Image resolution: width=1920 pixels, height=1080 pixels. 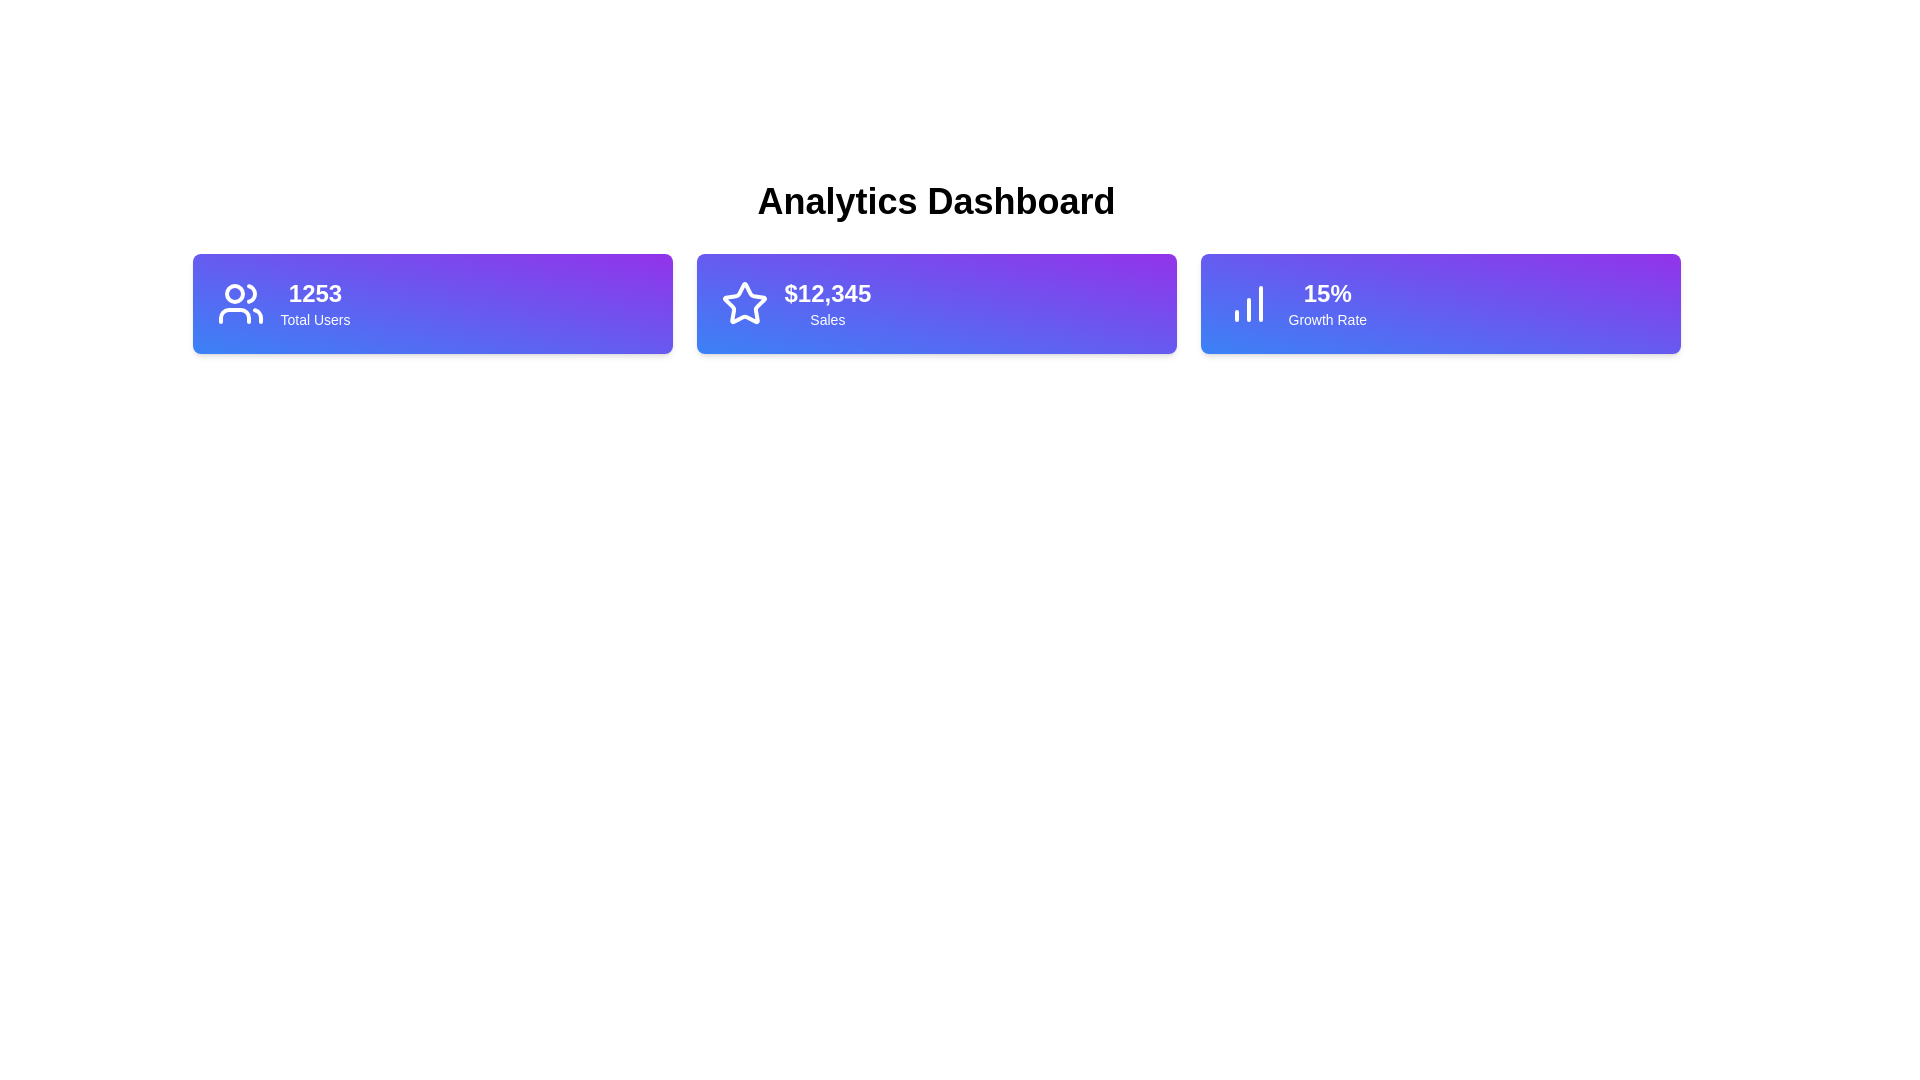 What do you see at coordinates (1440, 304) in the screenshot?
I see `the Information card that represents growth rate information, located as the third card in a row of three, positioned to the right of the cards labeled '1253 Total Users' and '$12,345 Sales'` at bounding box center [1440, 304].